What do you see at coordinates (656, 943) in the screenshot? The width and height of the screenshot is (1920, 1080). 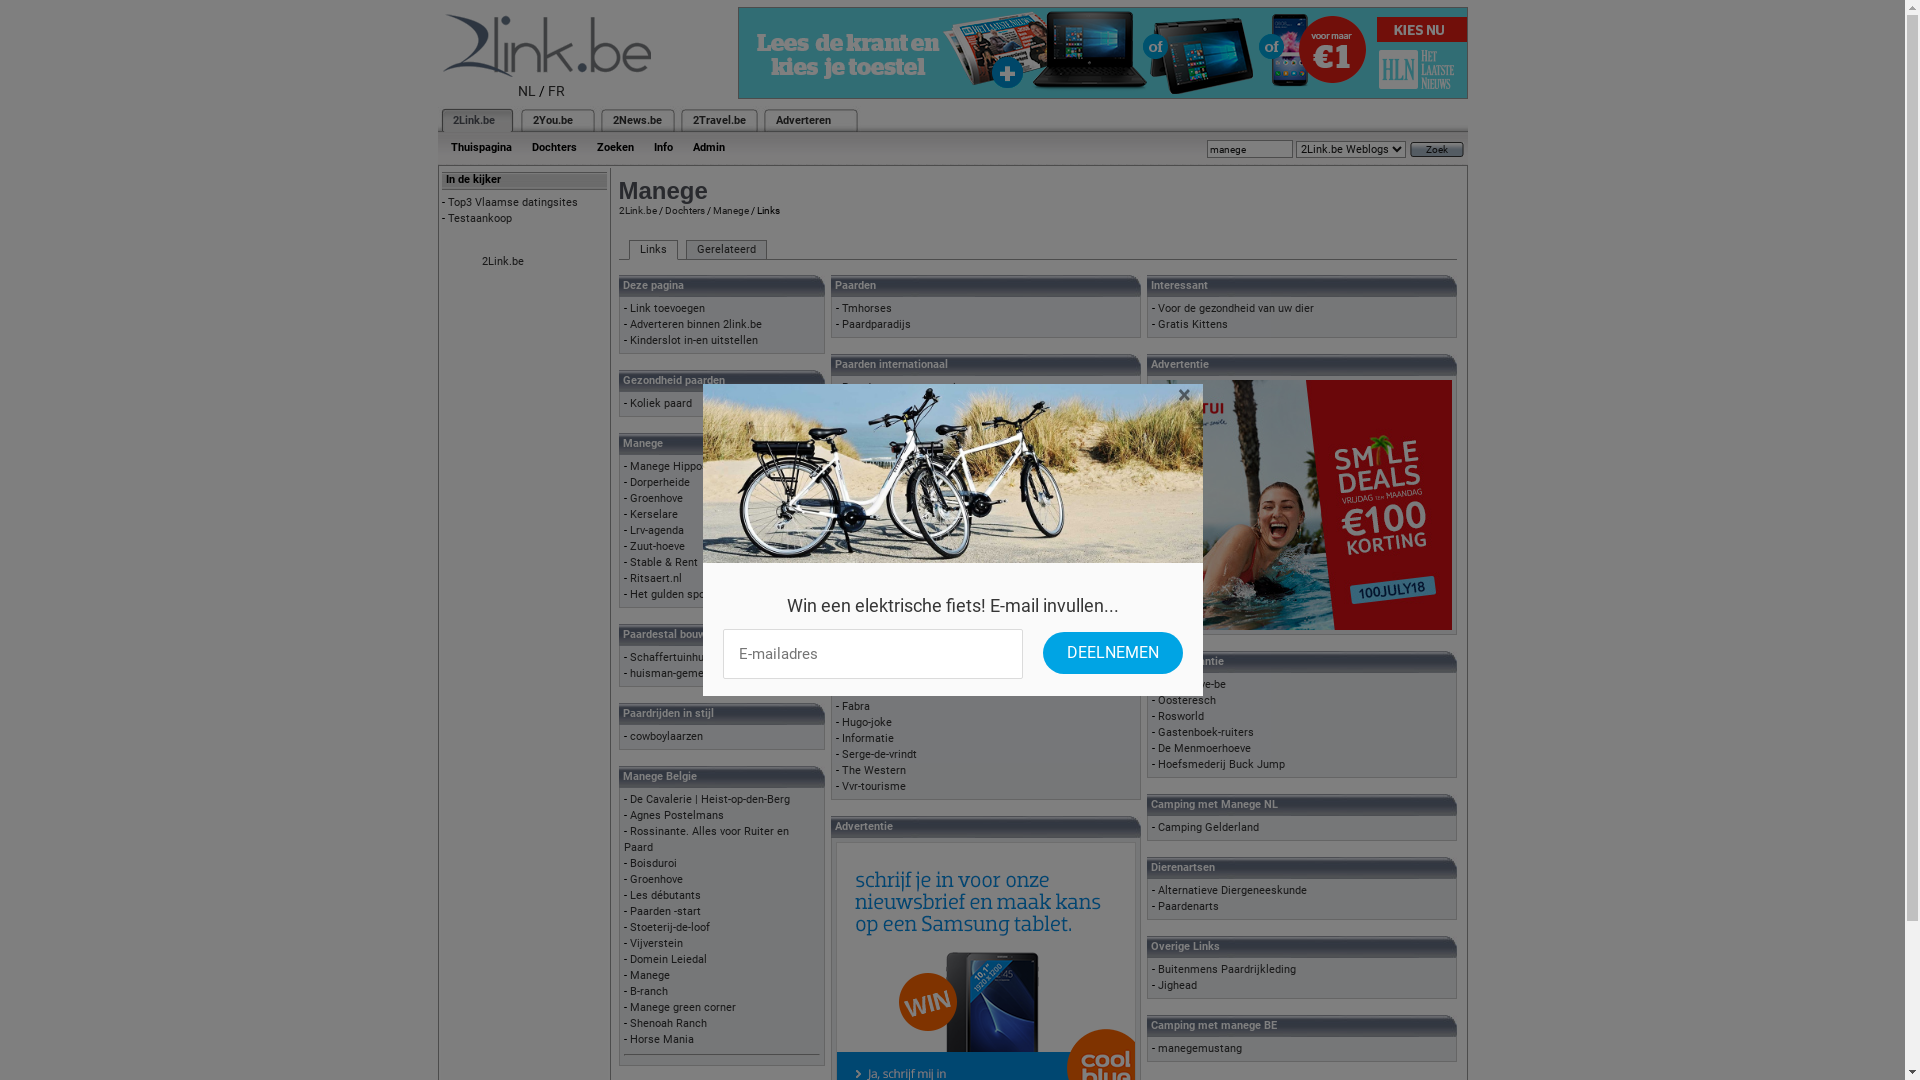 I see `'Vijverstein'` at bounding box center [656, 943].